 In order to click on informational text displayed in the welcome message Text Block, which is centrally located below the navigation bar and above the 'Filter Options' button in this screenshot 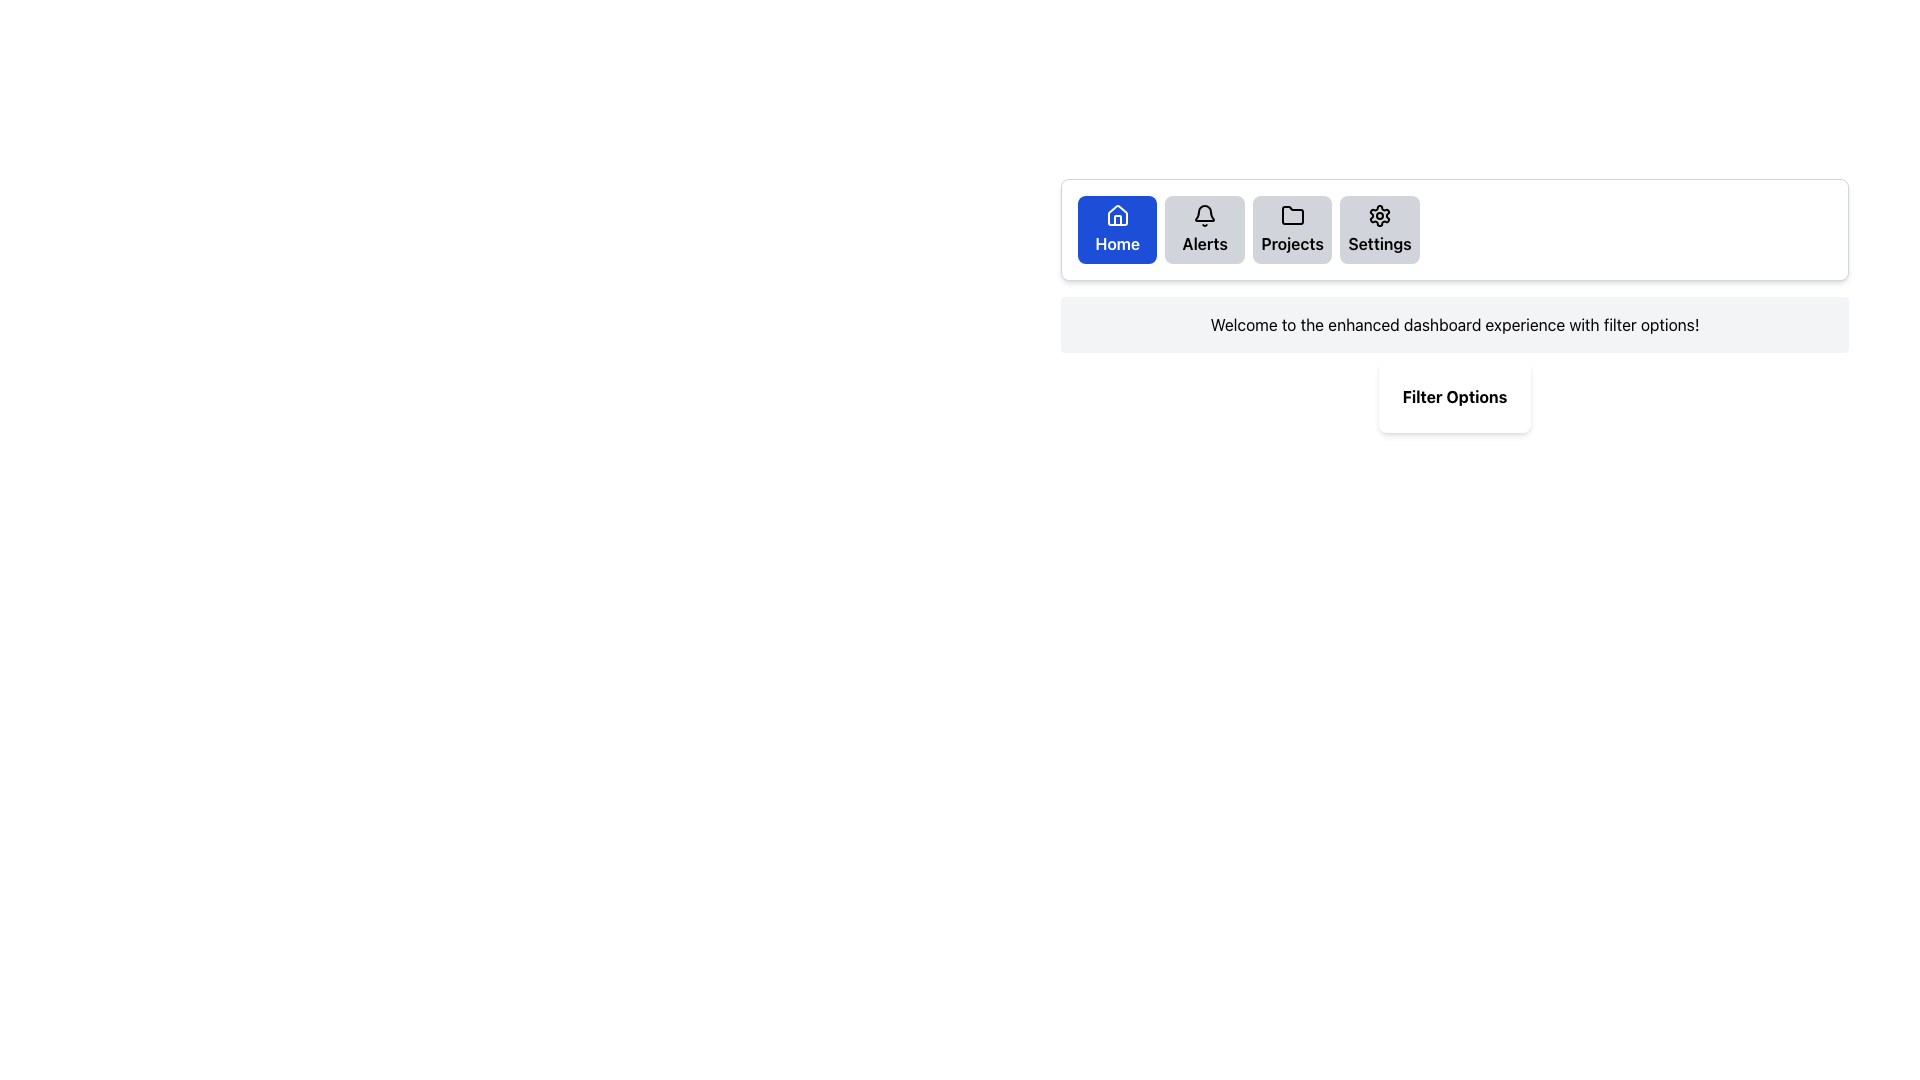, I will do `click(1454, 323)`.